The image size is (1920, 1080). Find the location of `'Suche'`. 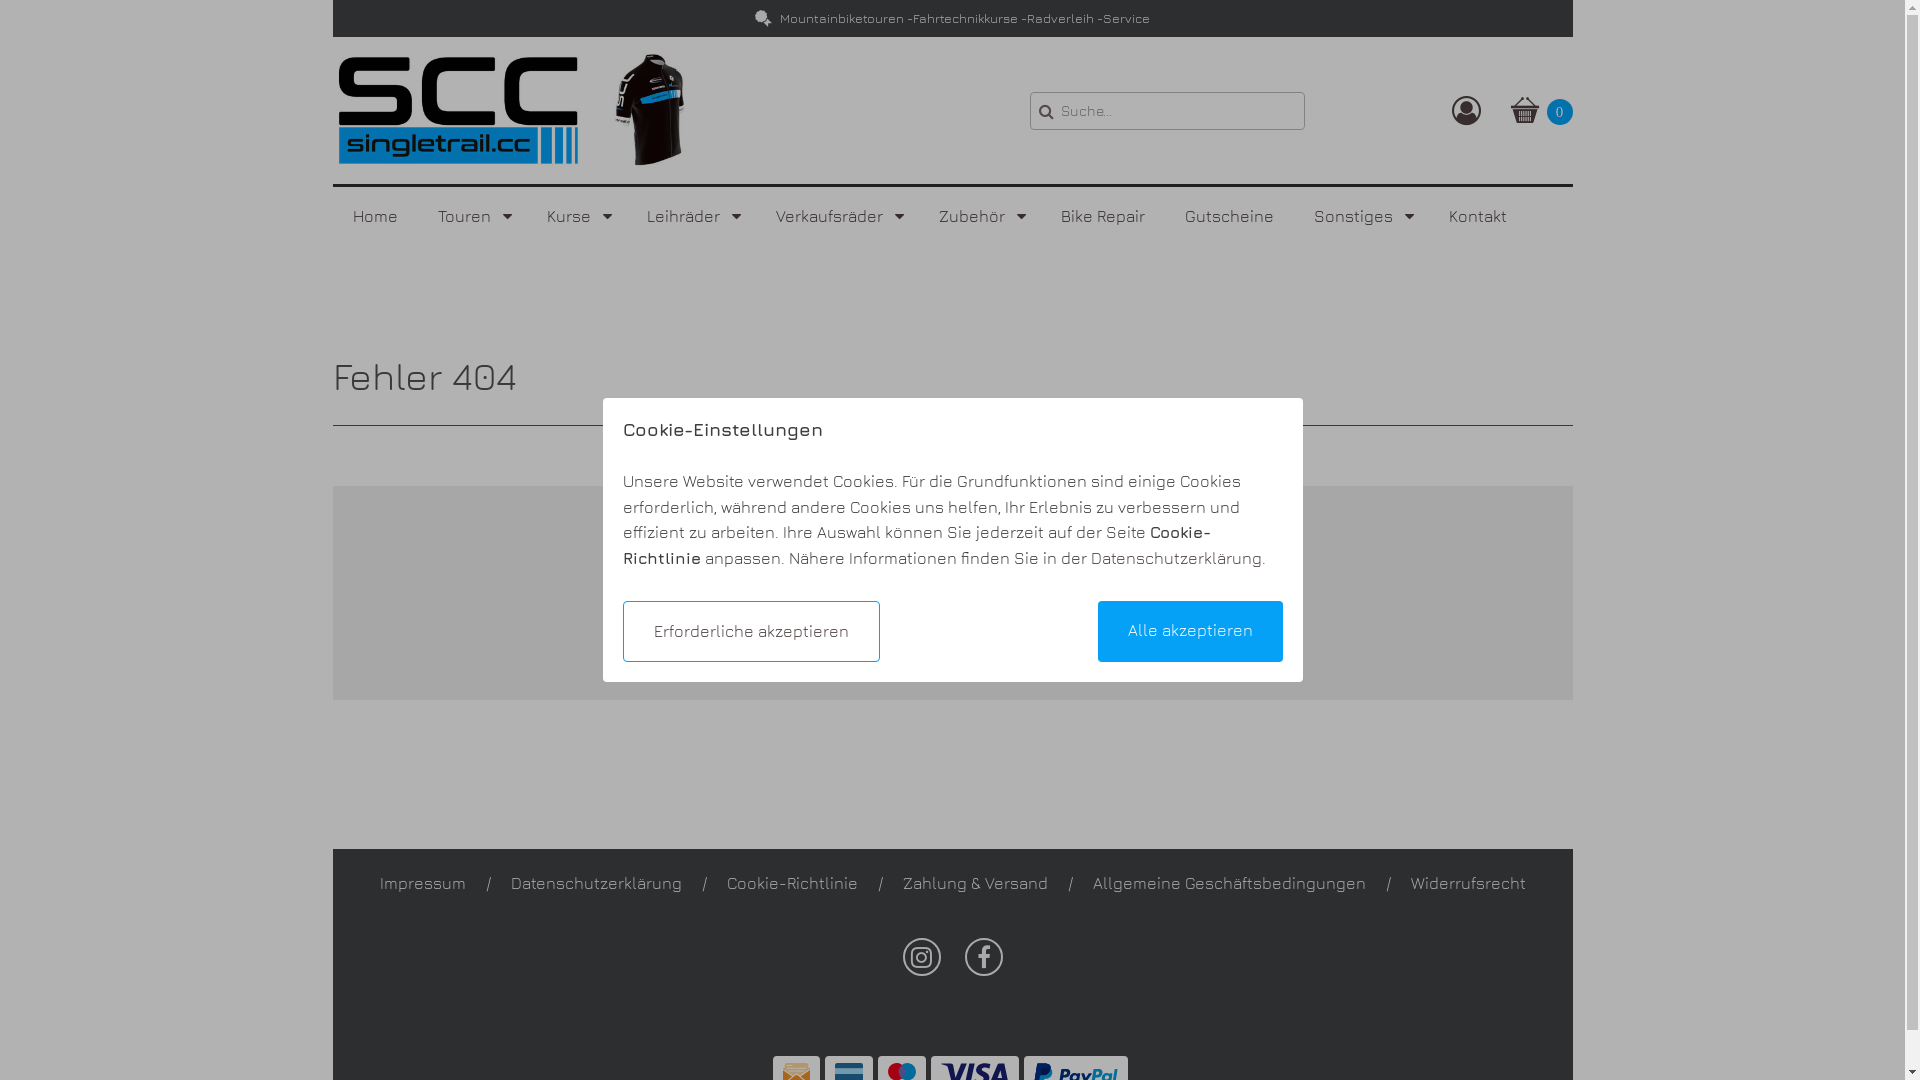

'Suche' is located at coordinates (1030, 111).